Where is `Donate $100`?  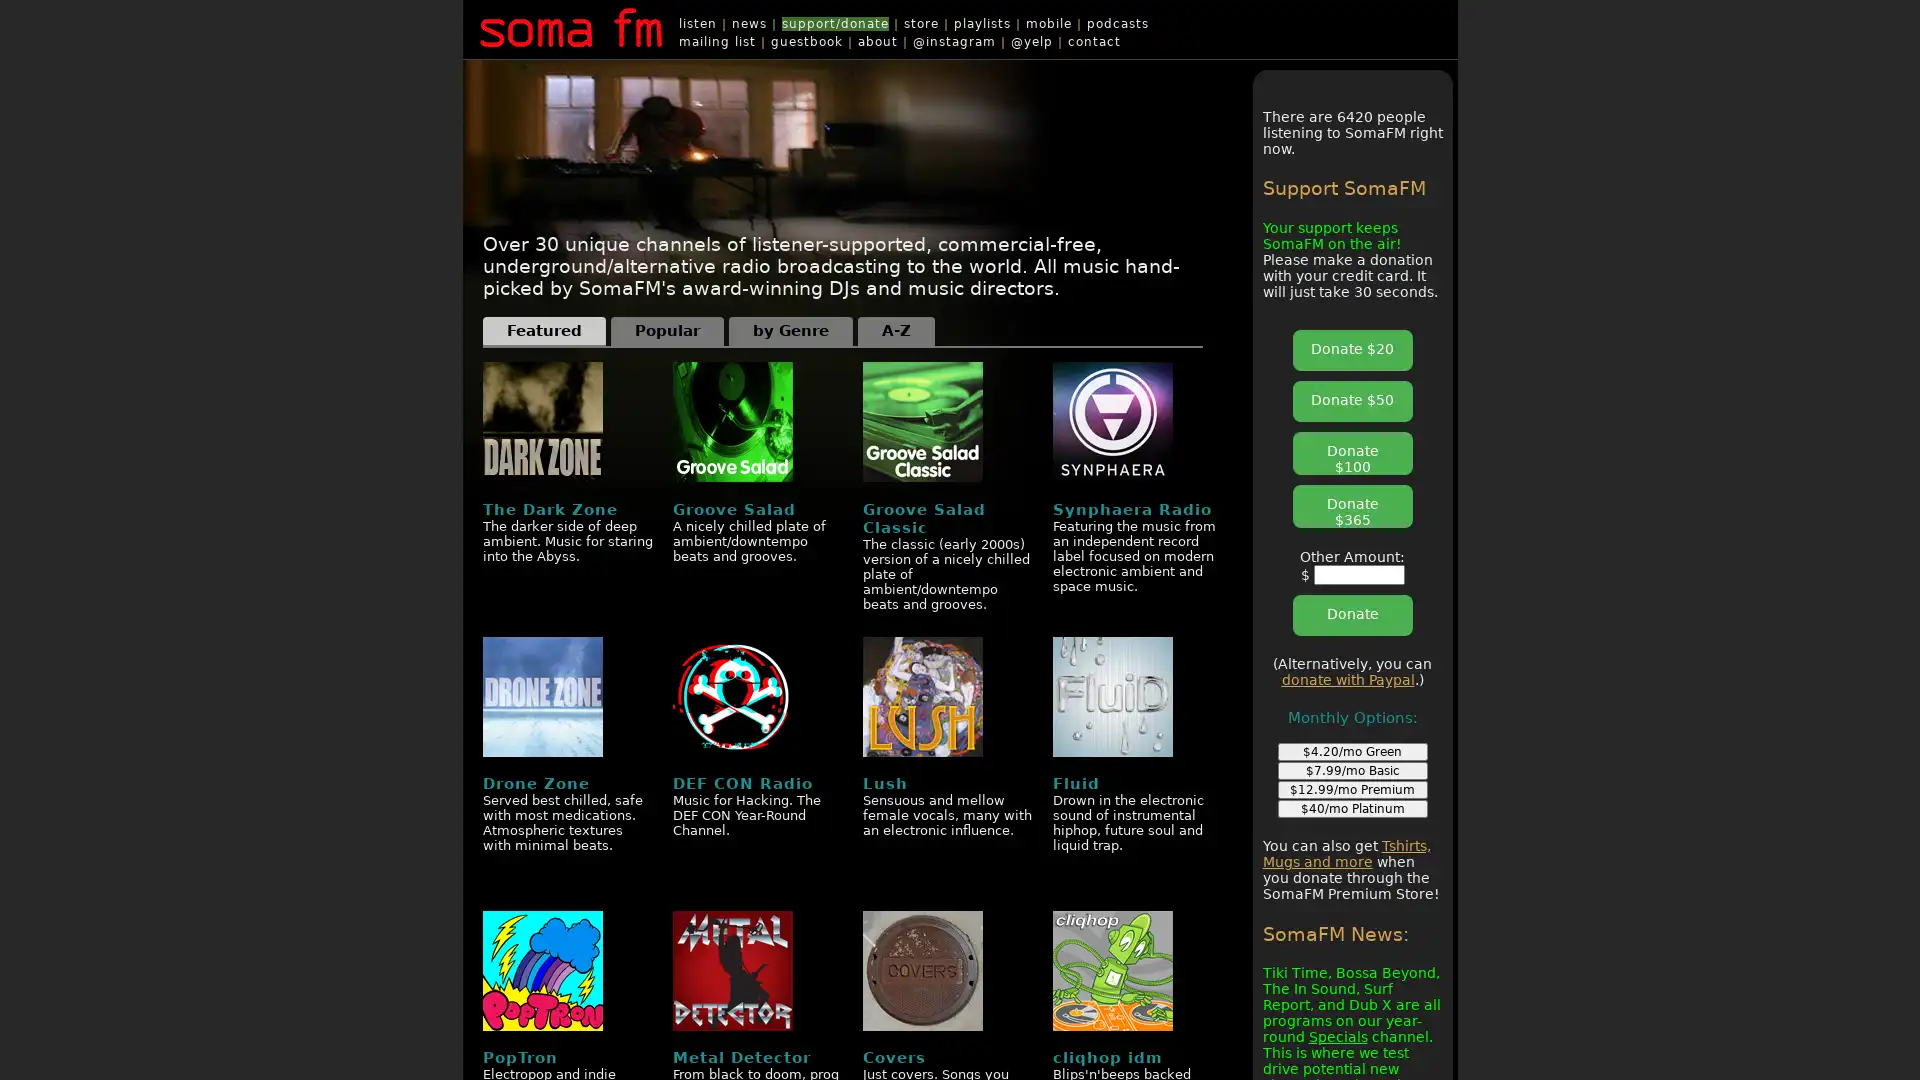 Donate $100 is located at coordinates (1352, 453).